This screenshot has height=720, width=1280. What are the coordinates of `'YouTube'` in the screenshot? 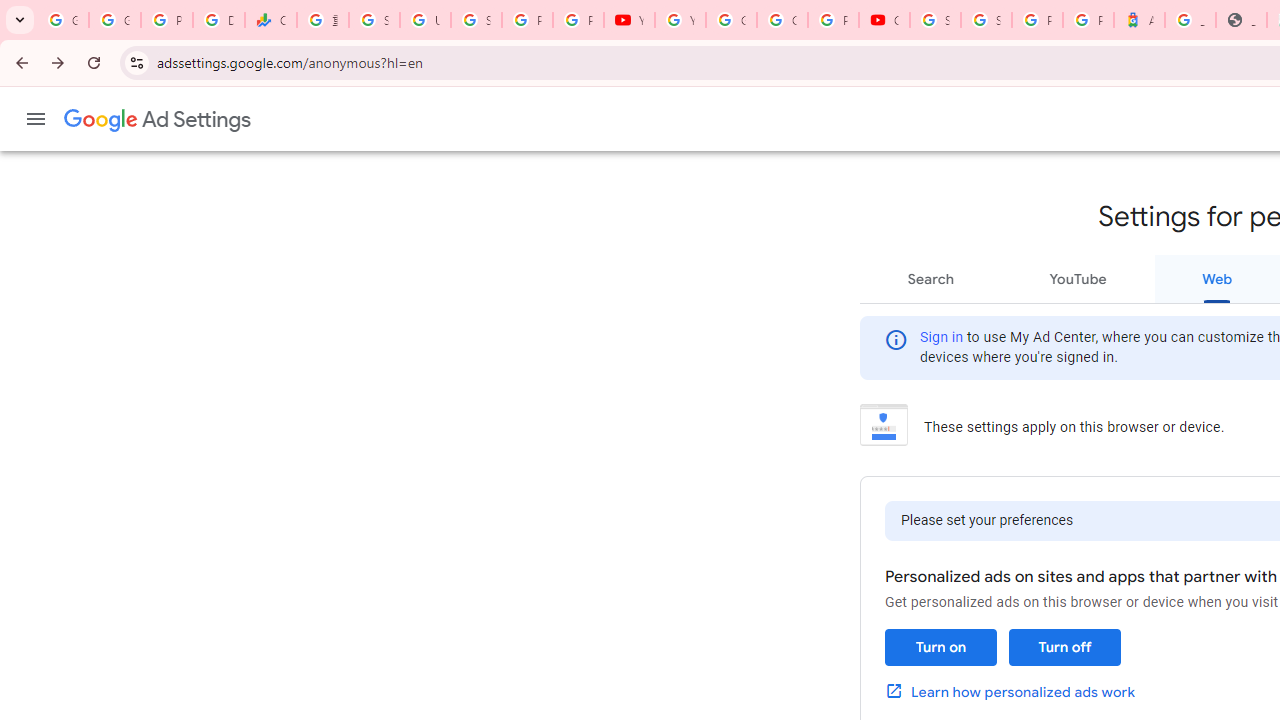 It's located at (1076, 279).